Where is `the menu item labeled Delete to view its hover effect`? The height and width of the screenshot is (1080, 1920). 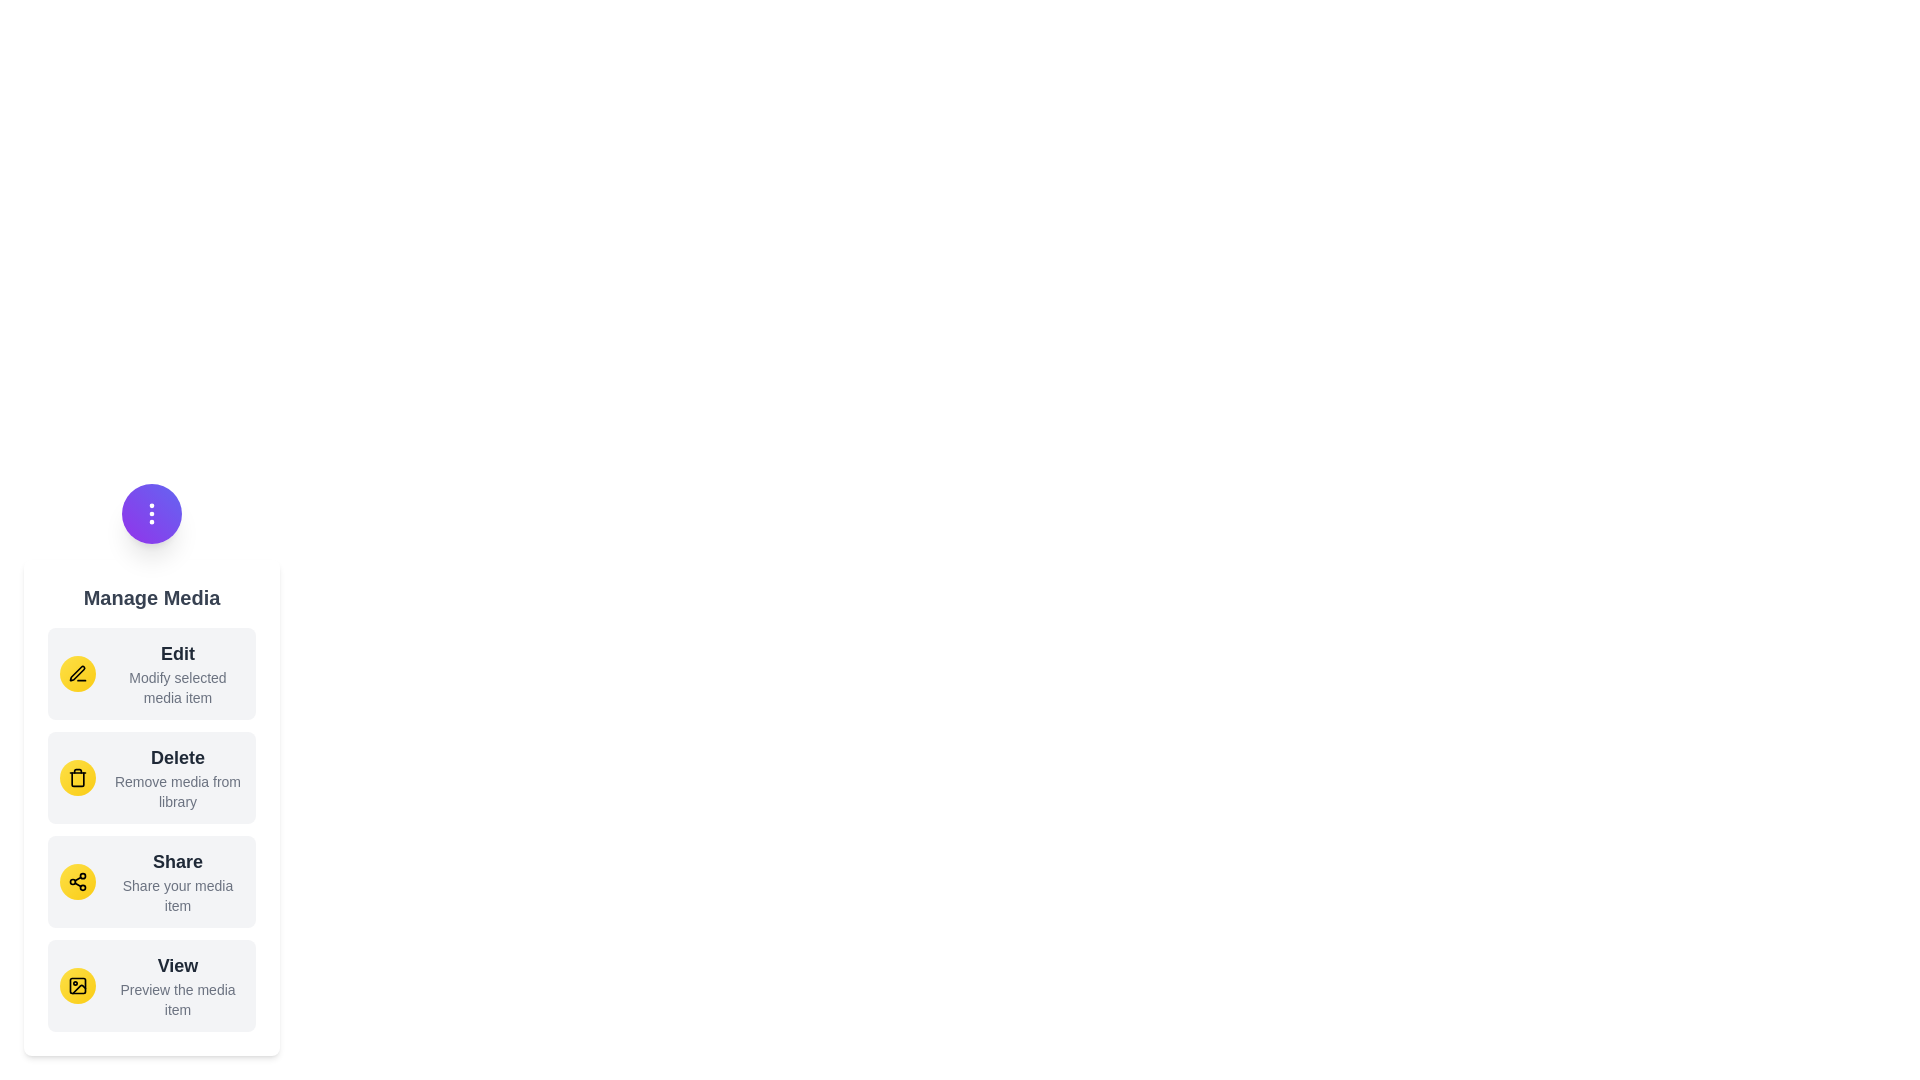 the menu item labeled Delete to view its hover effect is located at coordinates (151, 777).